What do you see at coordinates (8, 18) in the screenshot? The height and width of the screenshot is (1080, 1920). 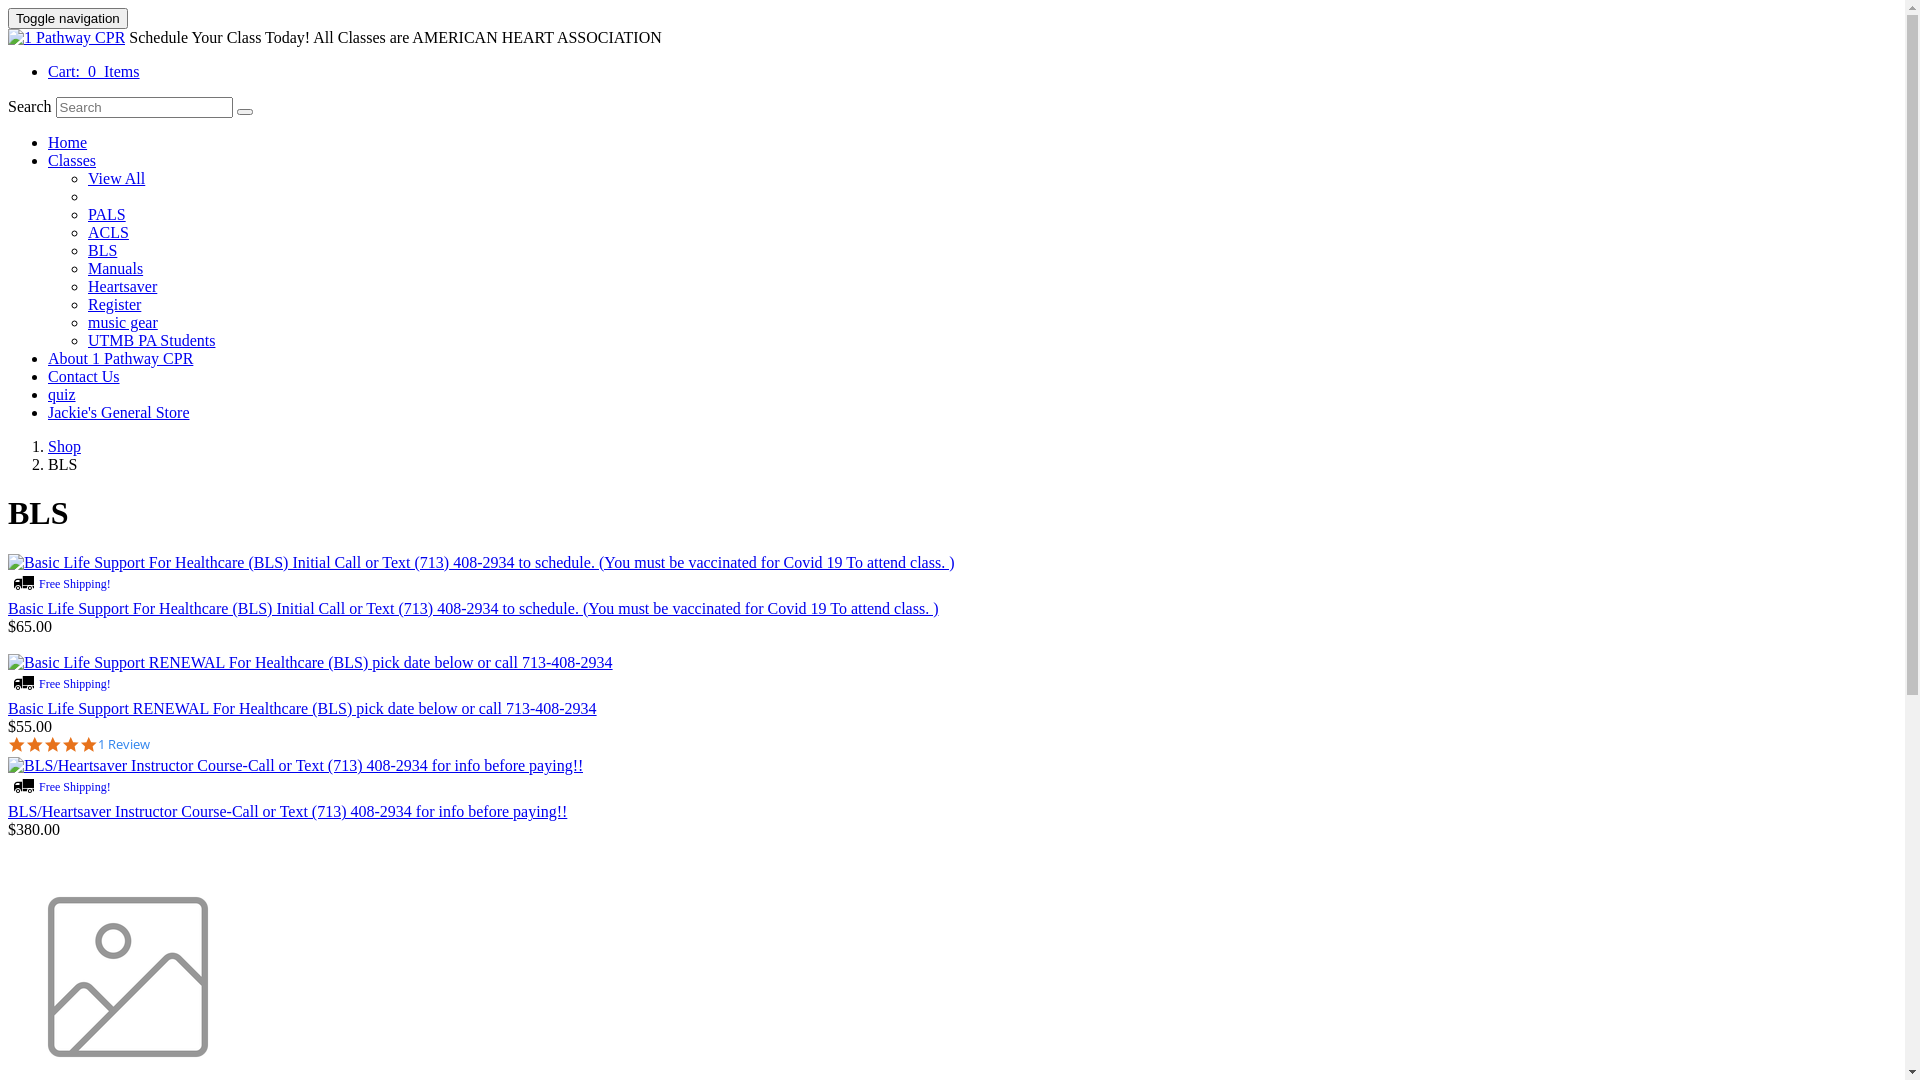 I see `'Toggle navigation'` at bounding box center [8, 18].